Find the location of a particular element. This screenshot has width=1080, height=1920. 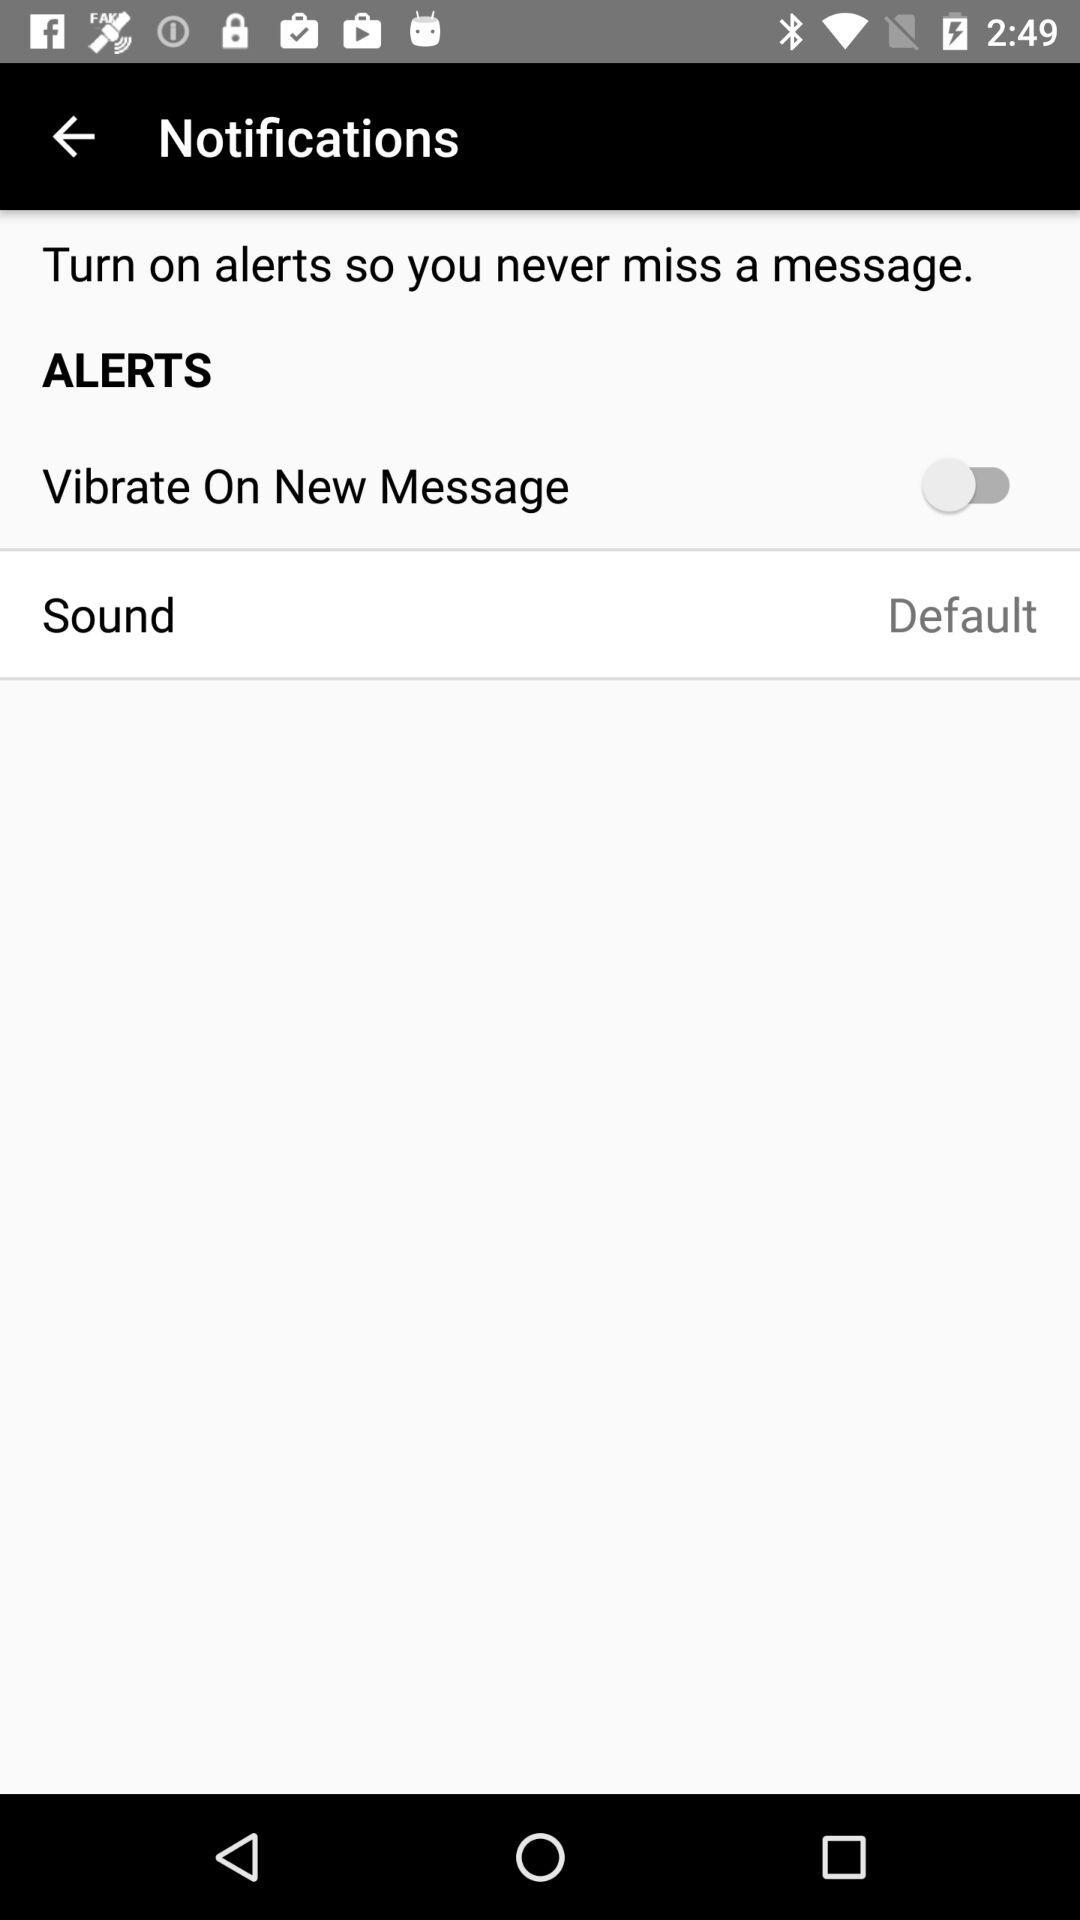

icon next to the notifications is located at coordinates (72, 135).